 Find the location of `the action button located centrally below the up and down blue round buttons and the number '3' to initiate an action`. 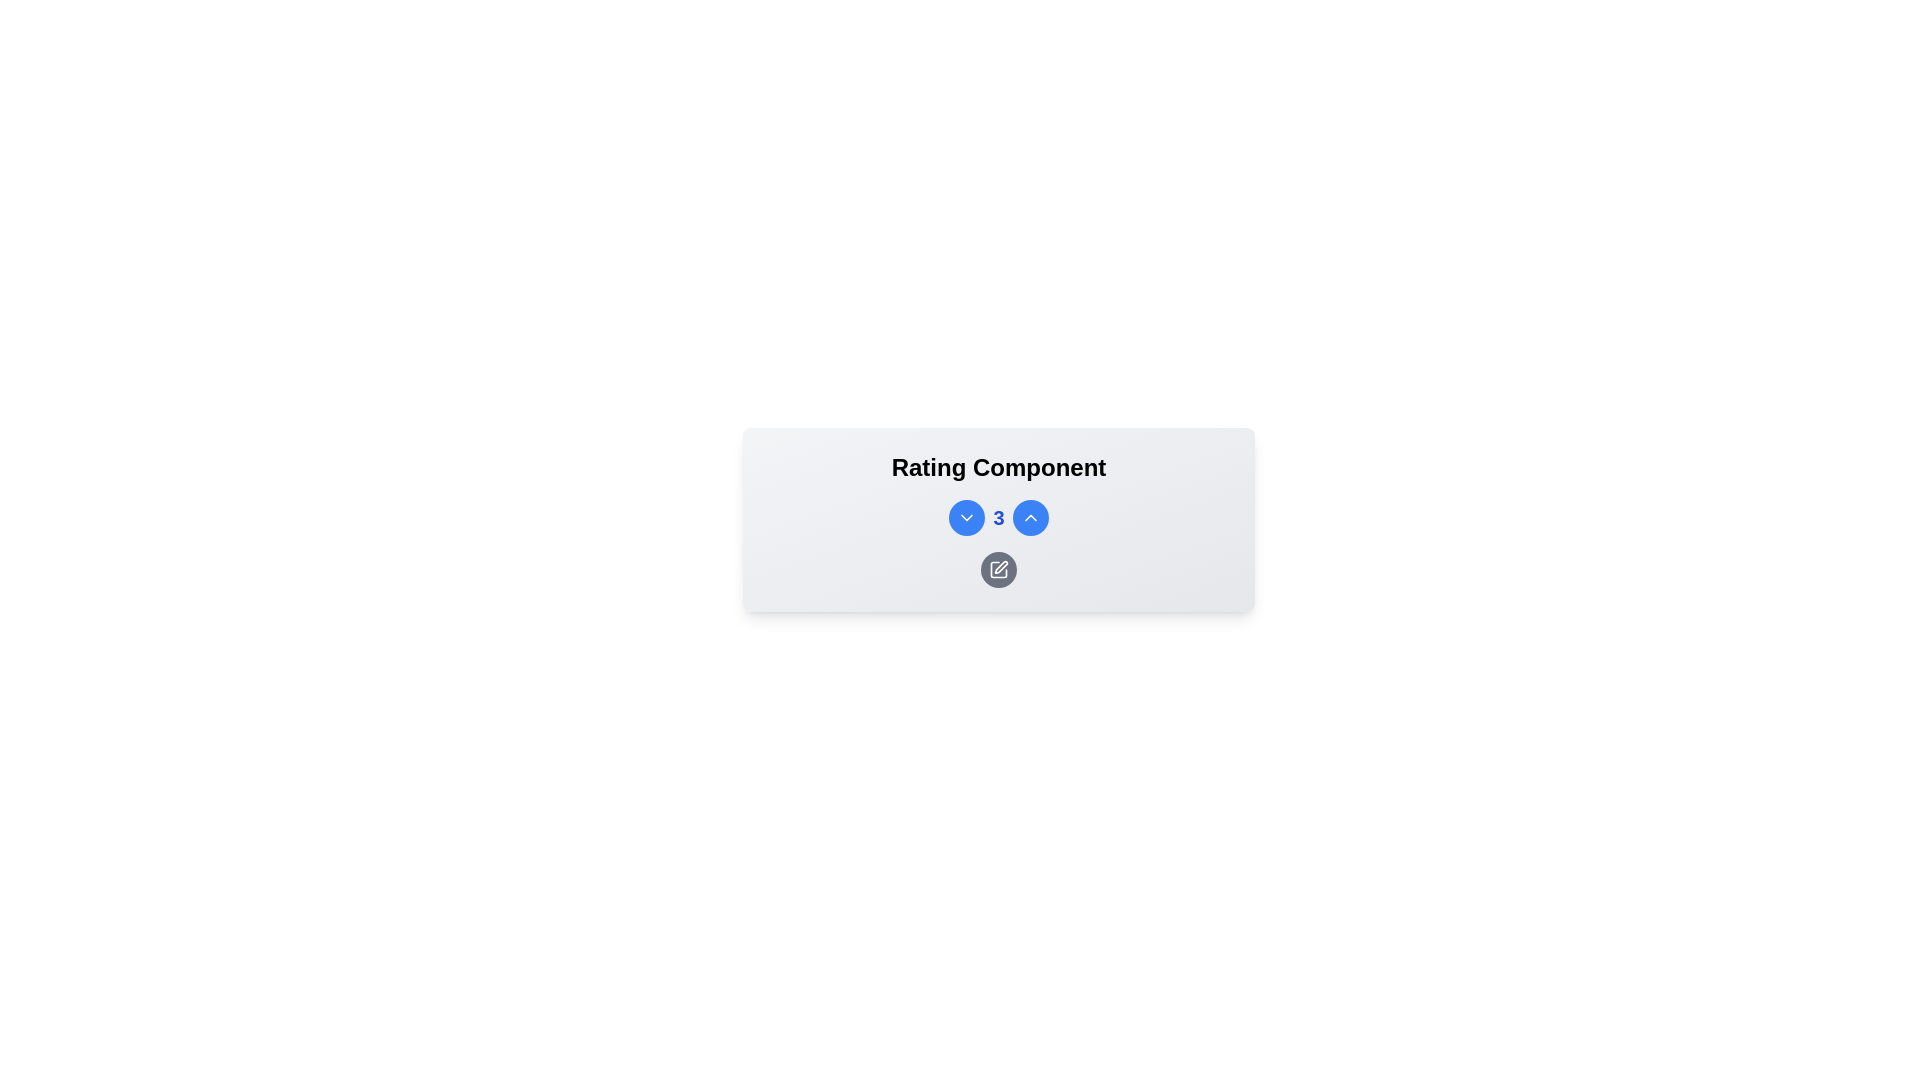

the action button located centrally below the up and down blue round buttons and the number '3' to initiate an action is located at coordinates (998, 543).